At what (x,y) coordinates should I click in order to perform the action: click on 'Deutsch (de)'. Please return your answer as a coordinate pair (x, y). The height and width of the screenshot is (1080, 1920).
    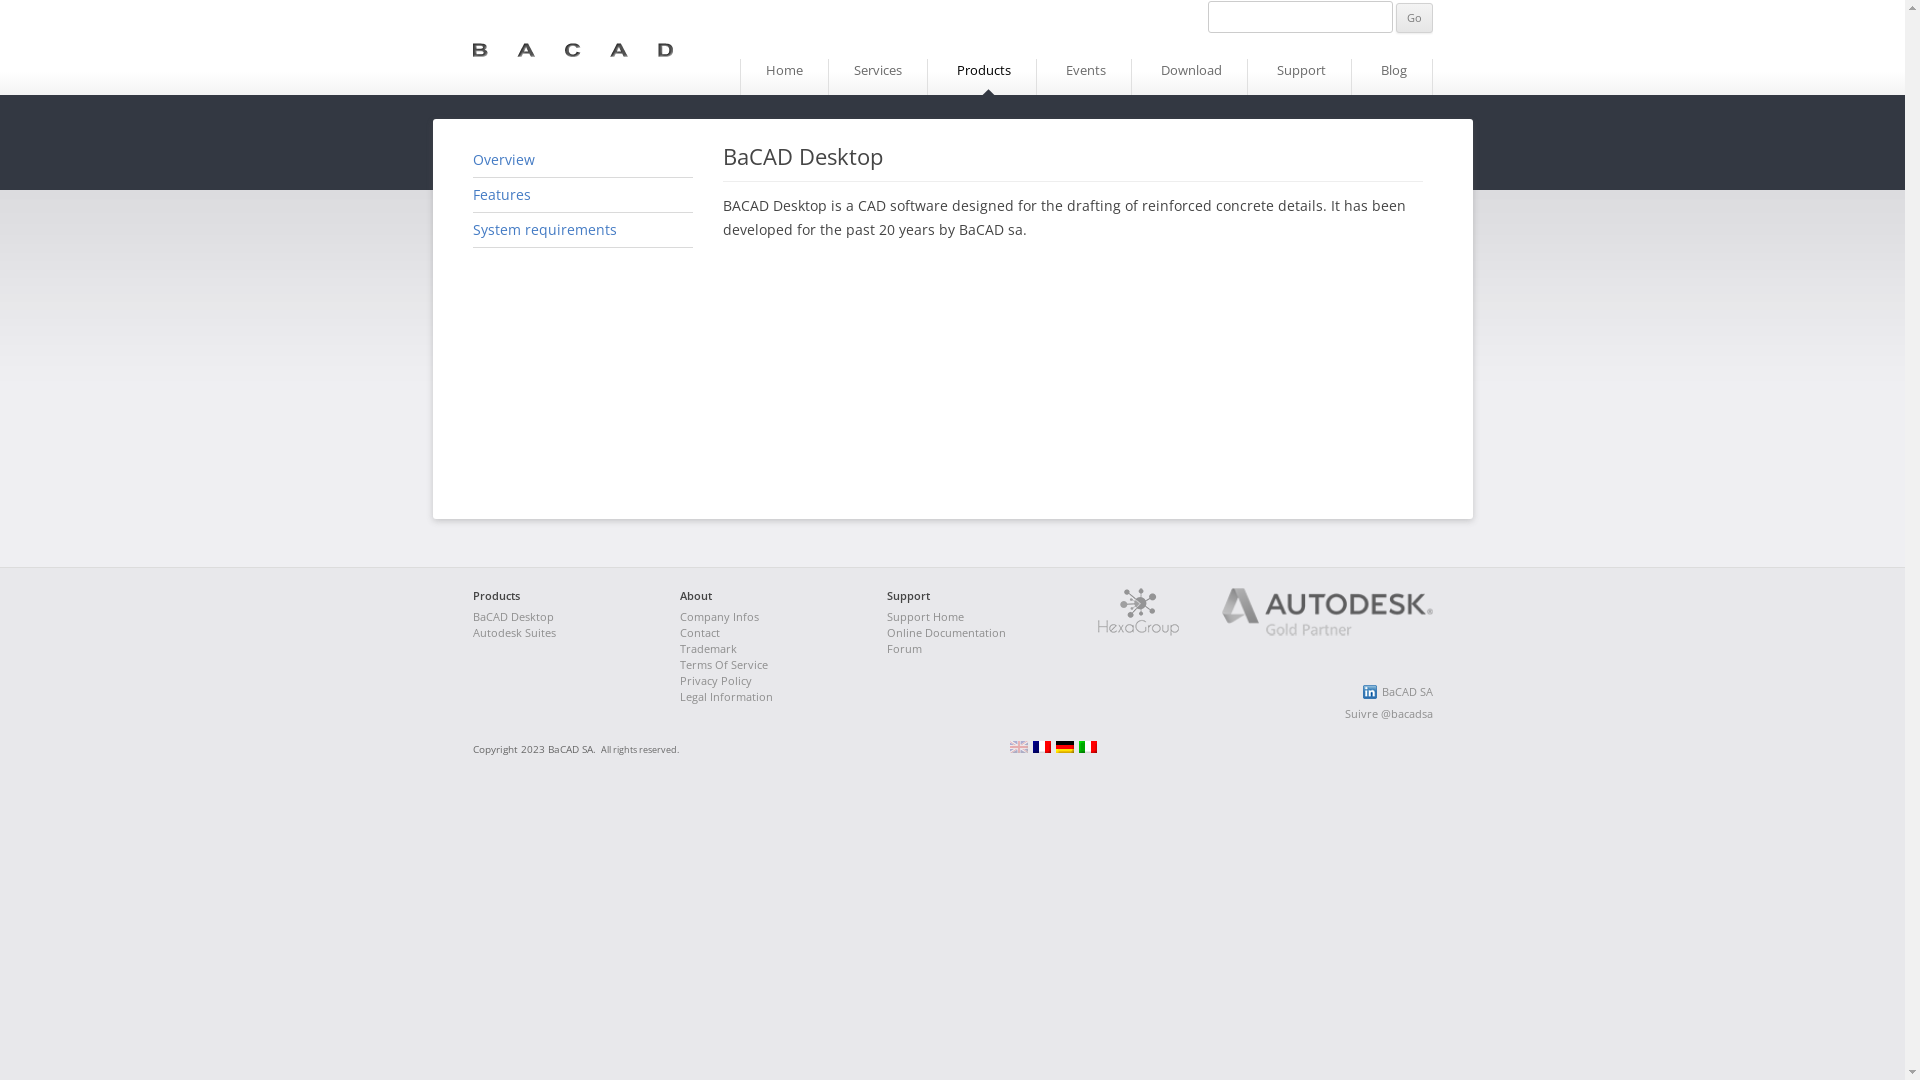
    Looking at the image, I should click on (1064, 748).